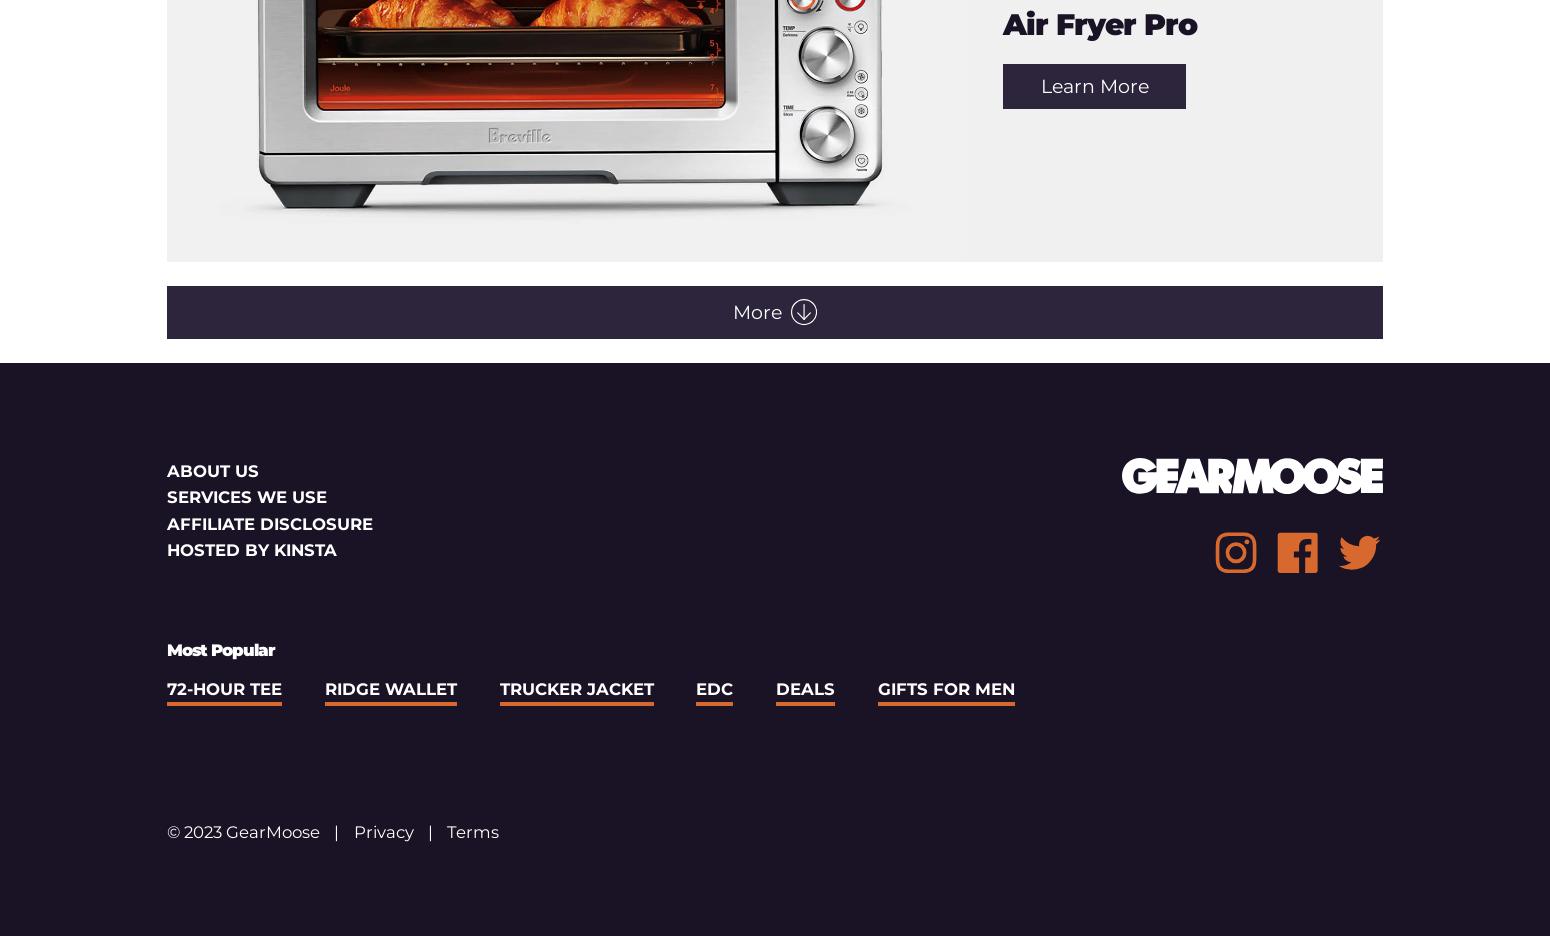 Image resolution: width=1550 pixels, height=936 pixels. What do you see at coordinates (252, 548) in the screenshot?
I see `'Hosted By Kinsta'` at bounding box center [252, 548].